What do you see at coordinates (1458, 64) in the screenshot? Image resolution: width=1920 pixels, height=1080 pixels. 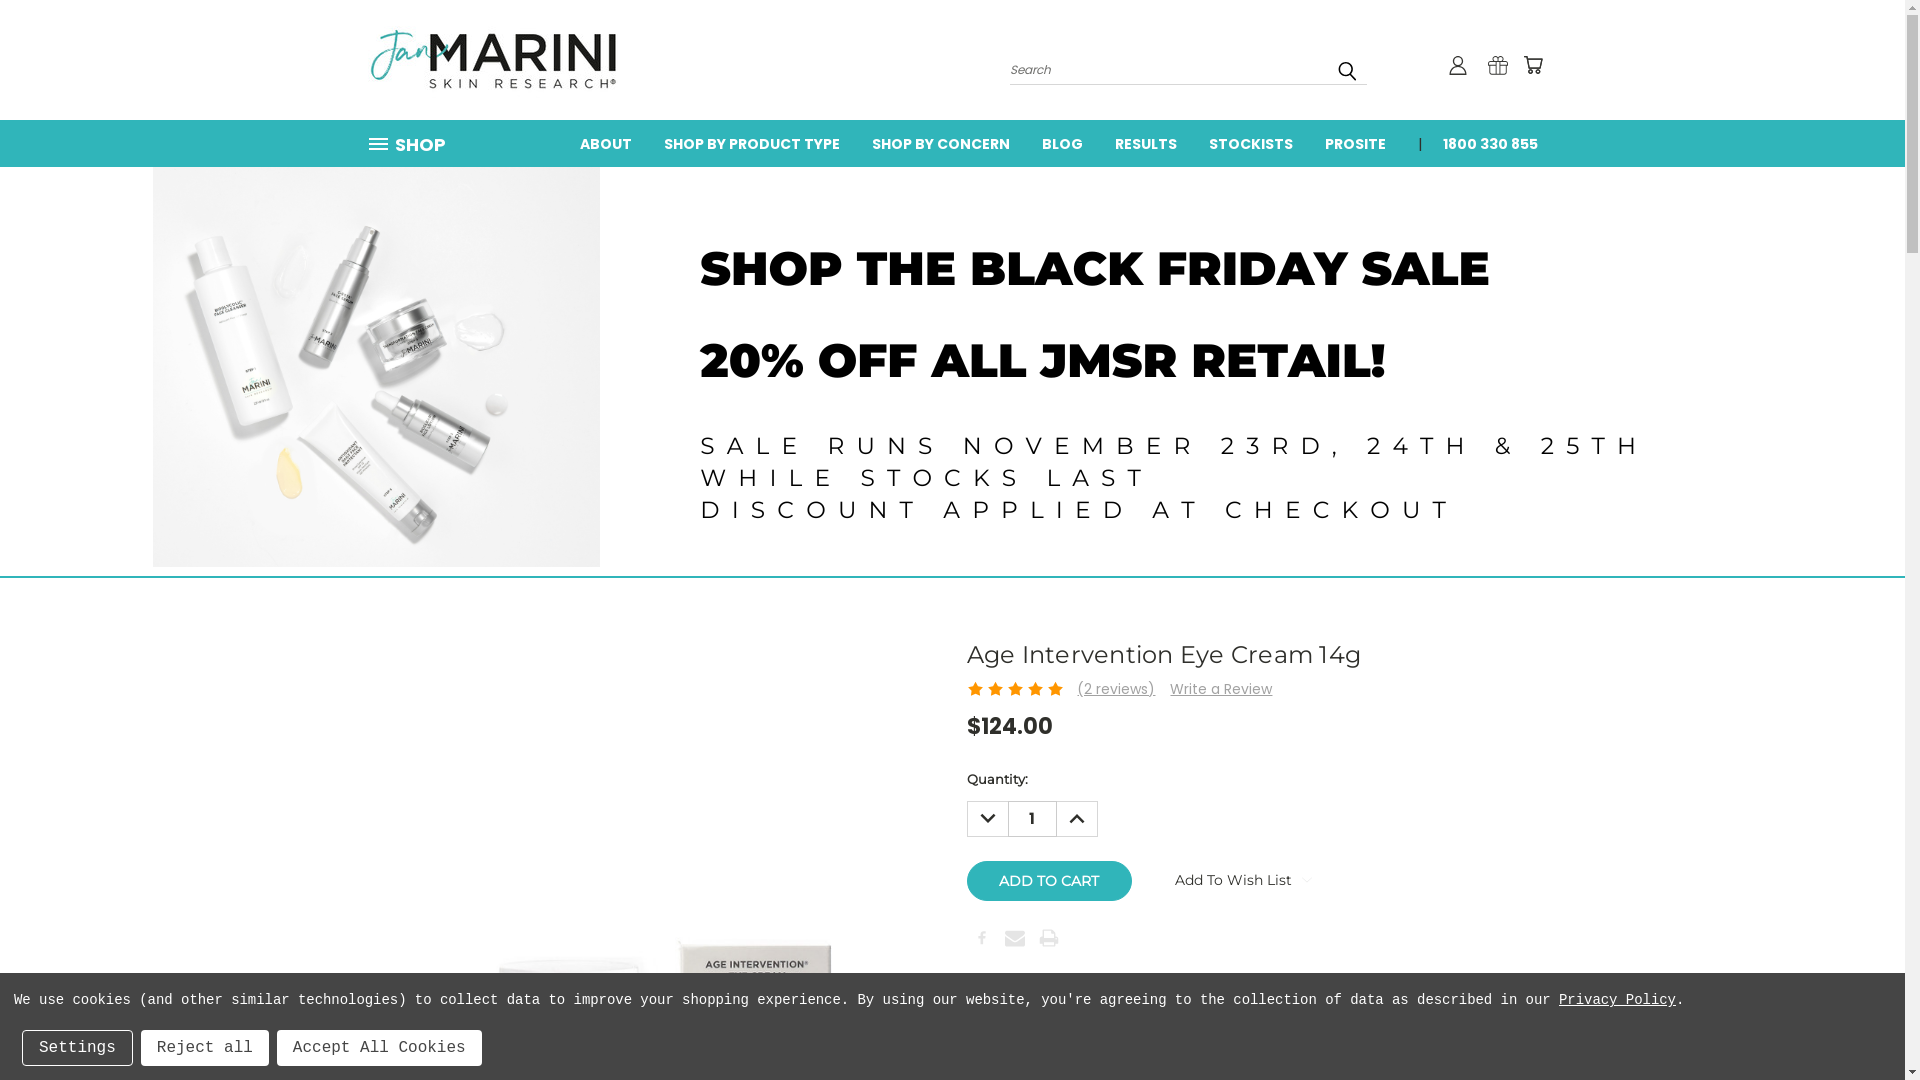 I see `'User Toolbox'` at bounding box center [1458, 64].